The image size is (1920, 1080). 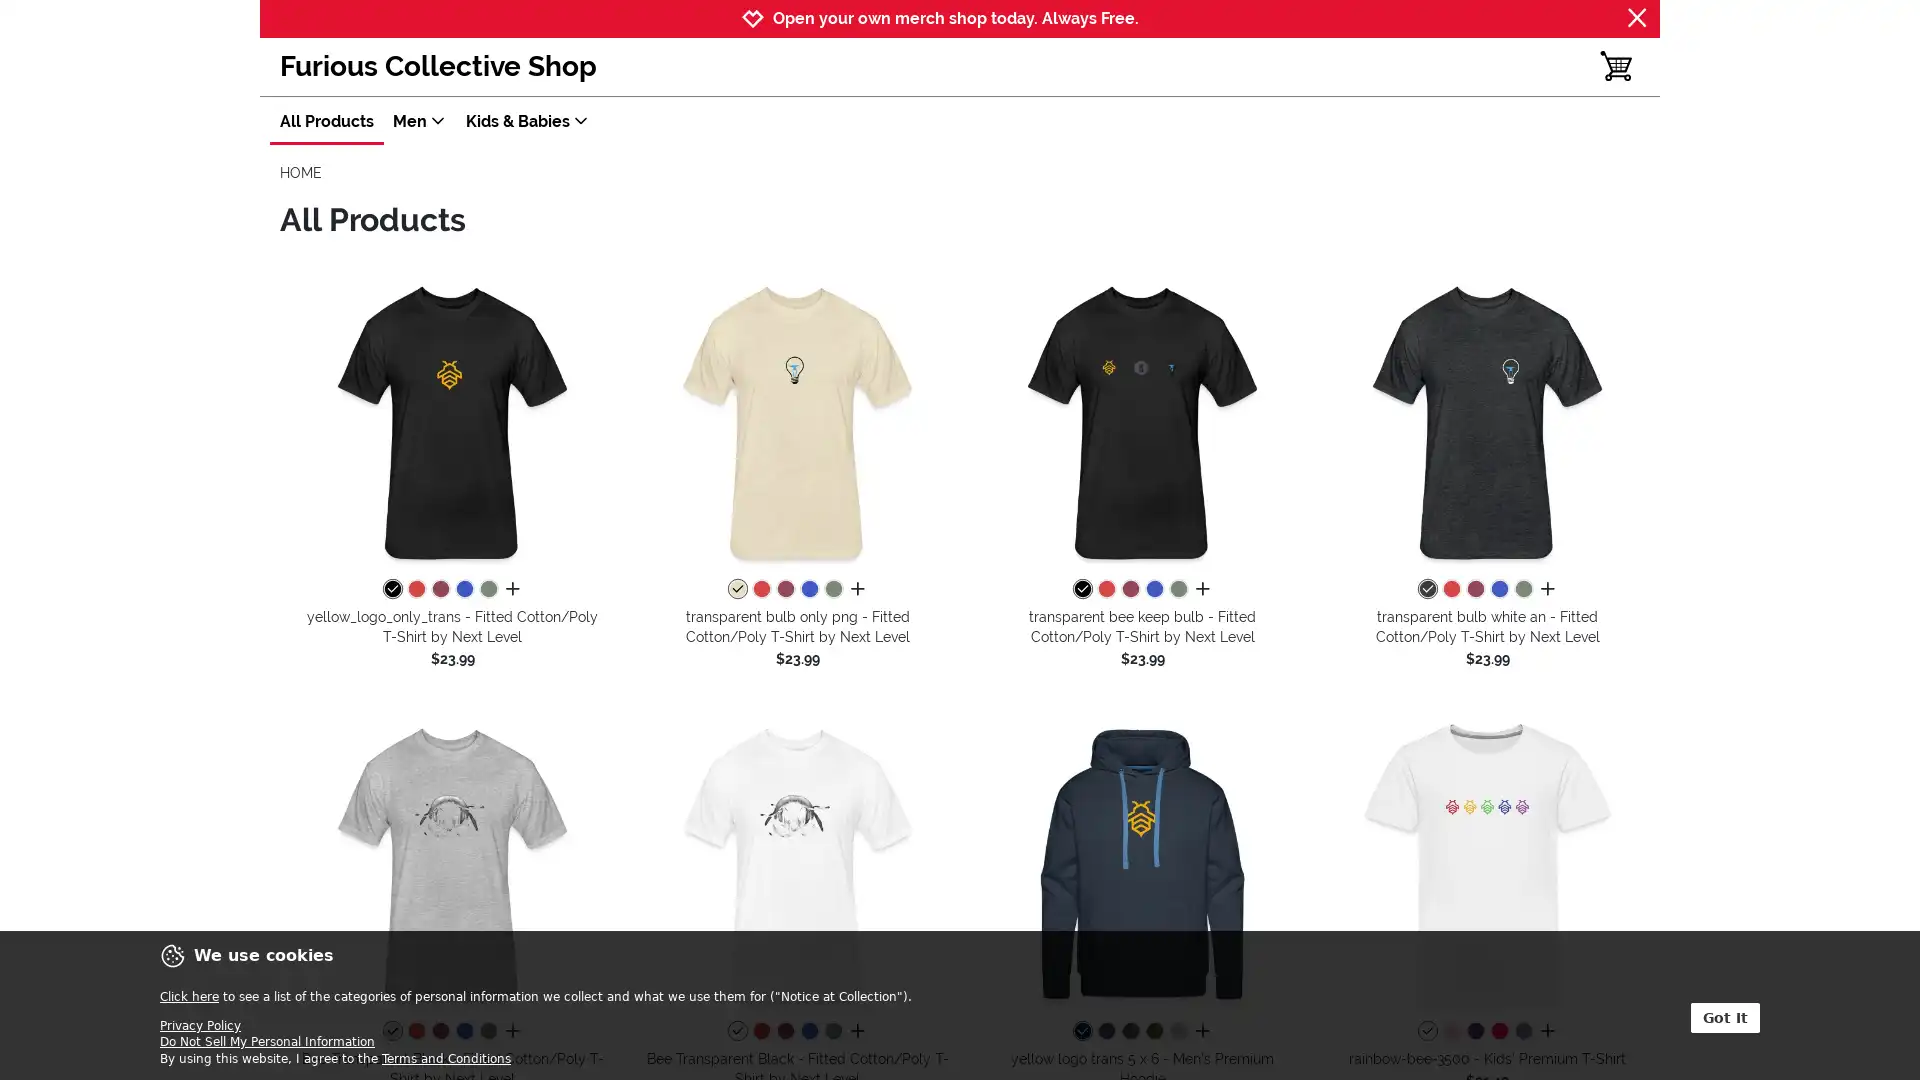 What do you see at coordinates (415, 1032) in the screenshot?
I see `heather red` at bounding box center [415, 1032].